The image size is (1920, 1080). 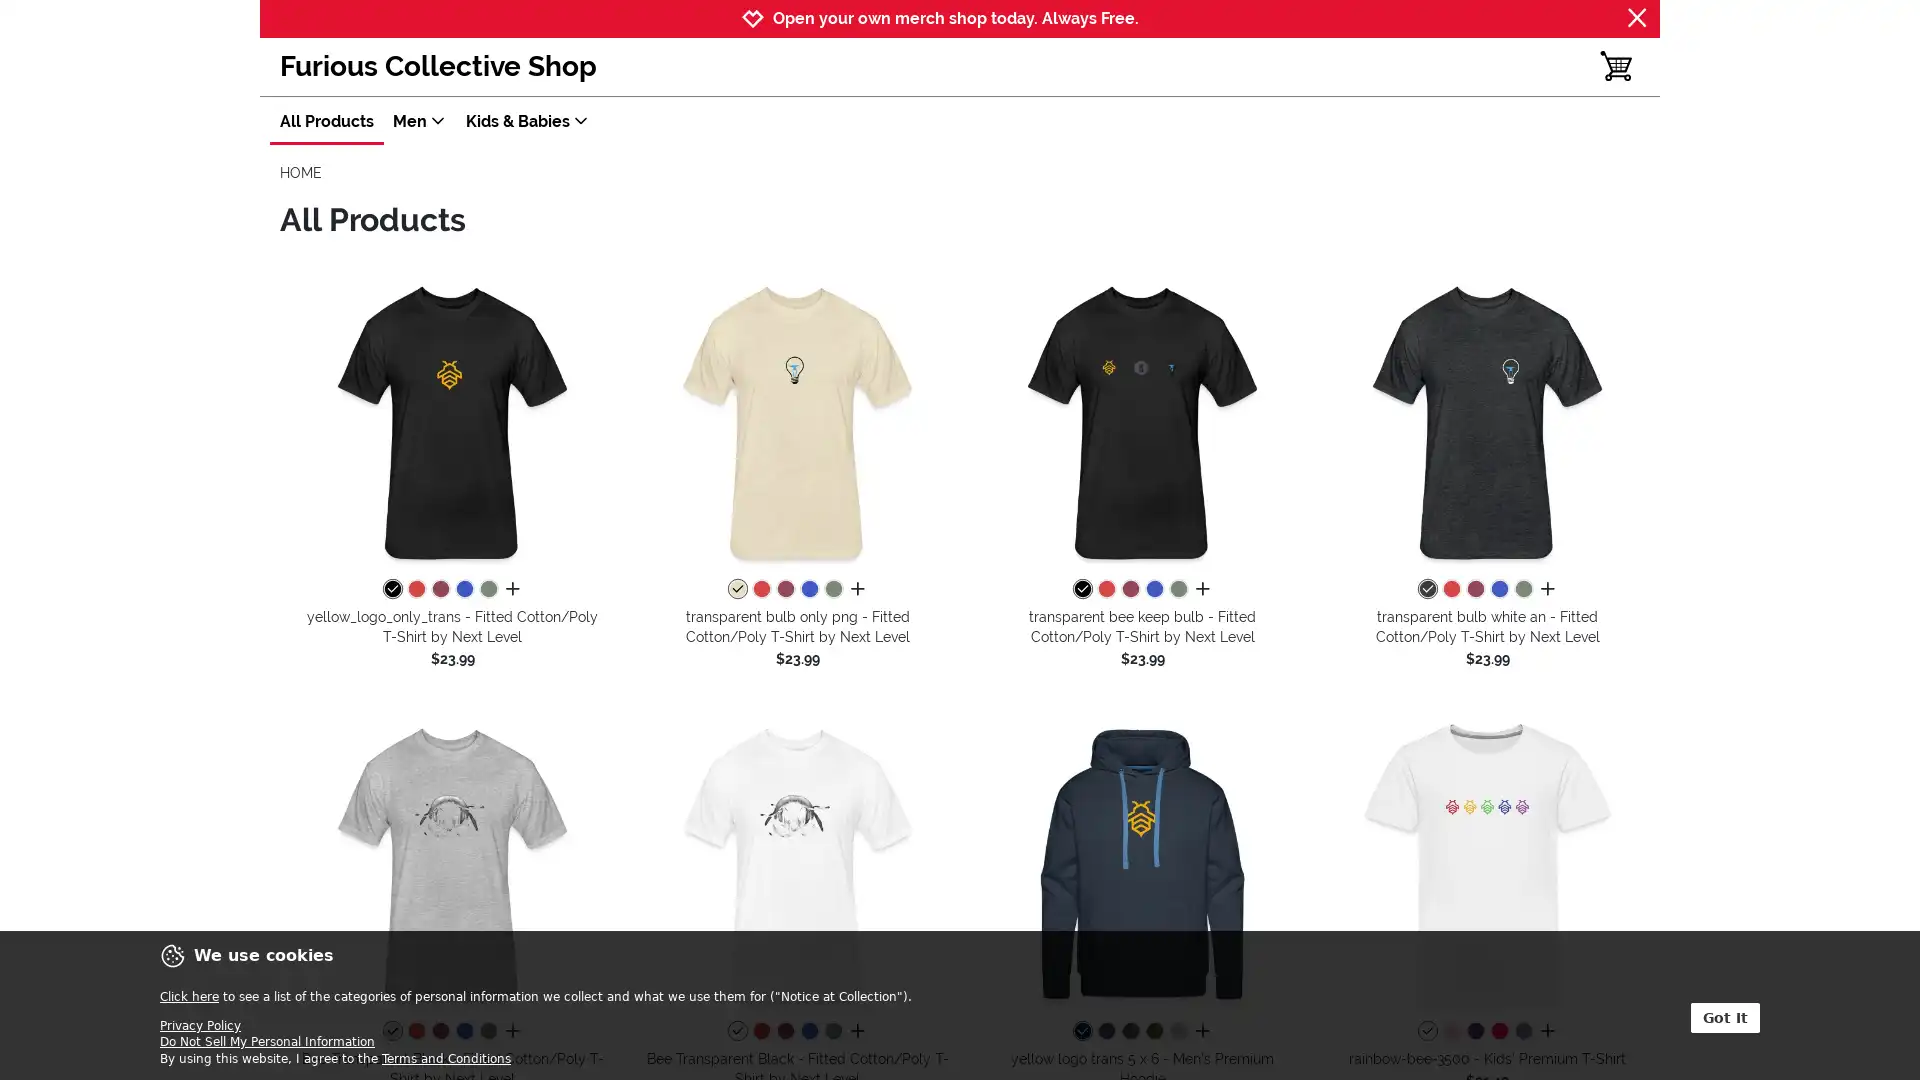 What do you see at coordinates (415, 1032) in the screenshot?
I see `heather red` at bounding box center [415, 1032].